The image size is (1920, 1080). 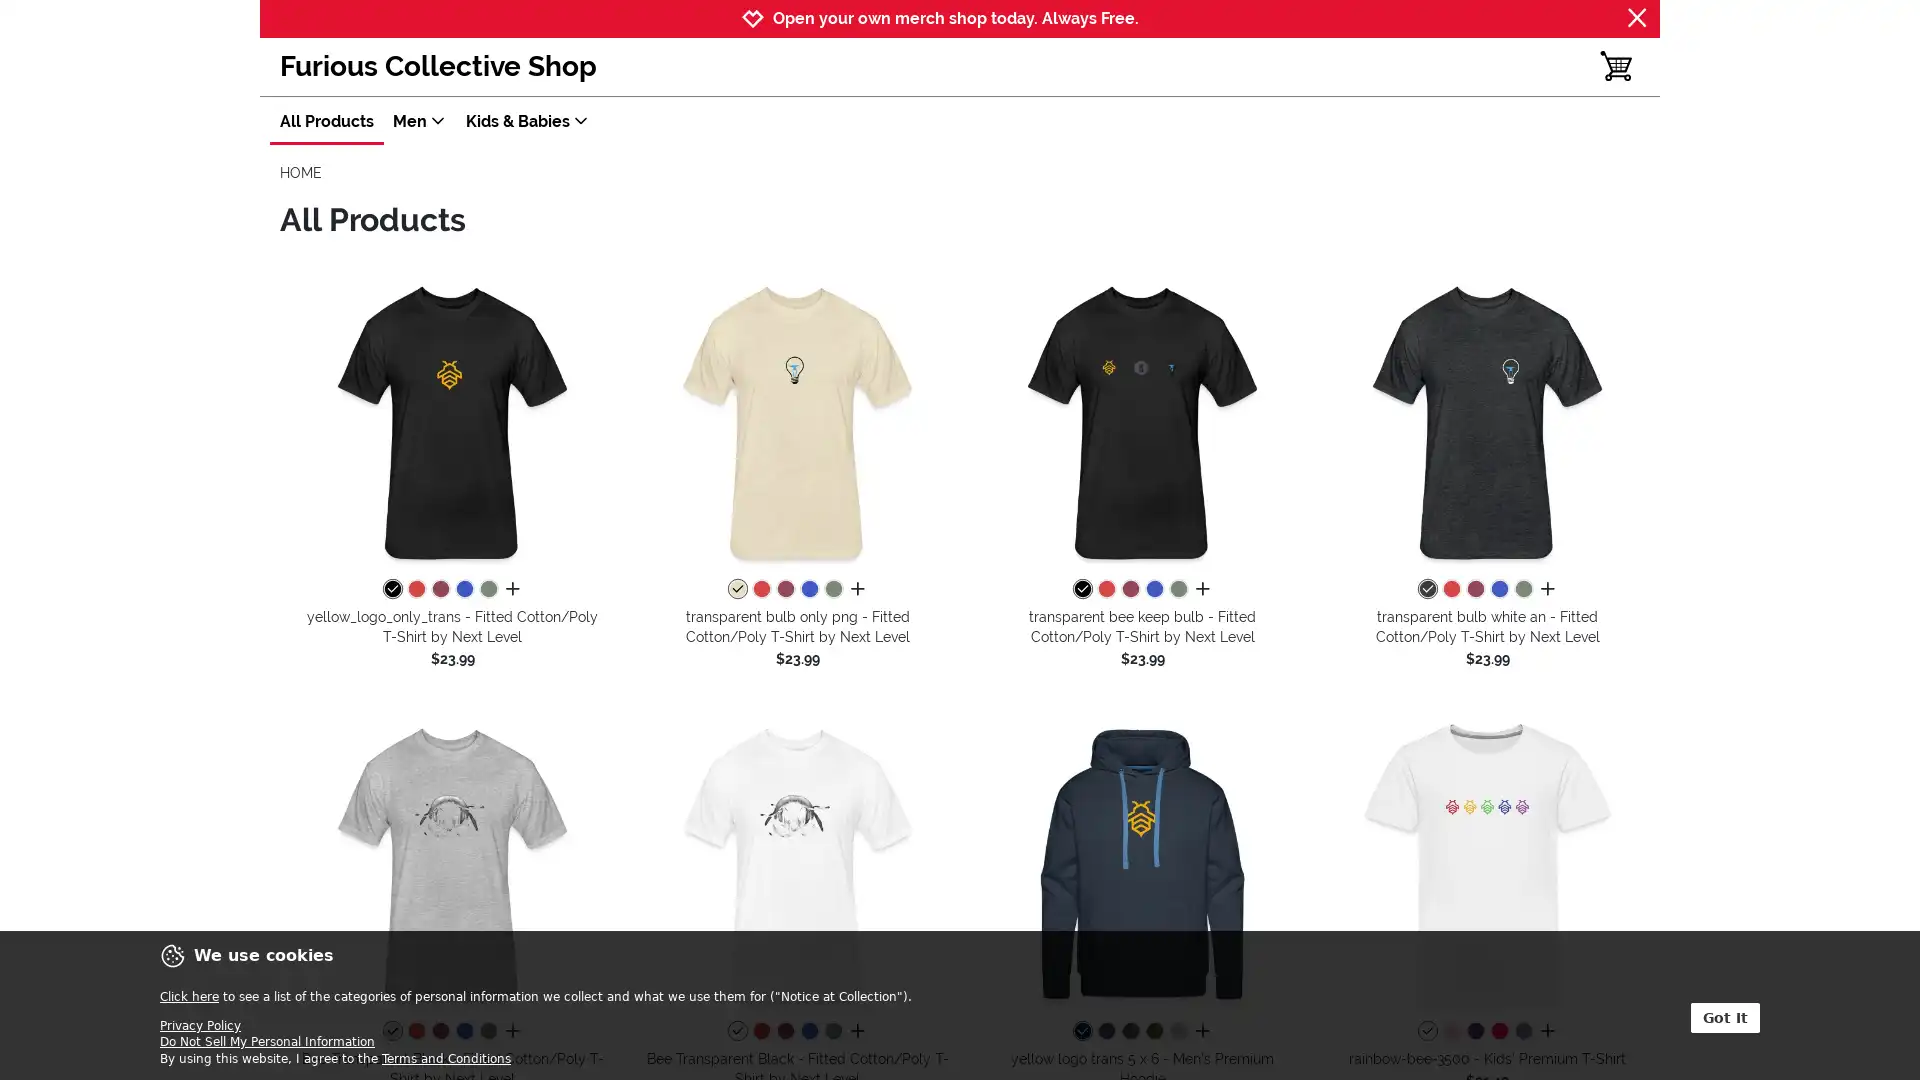 What do you see at coordinates (415, 1032) in the screenshot?
I see `heather red` at bounding box center [415, 1032].